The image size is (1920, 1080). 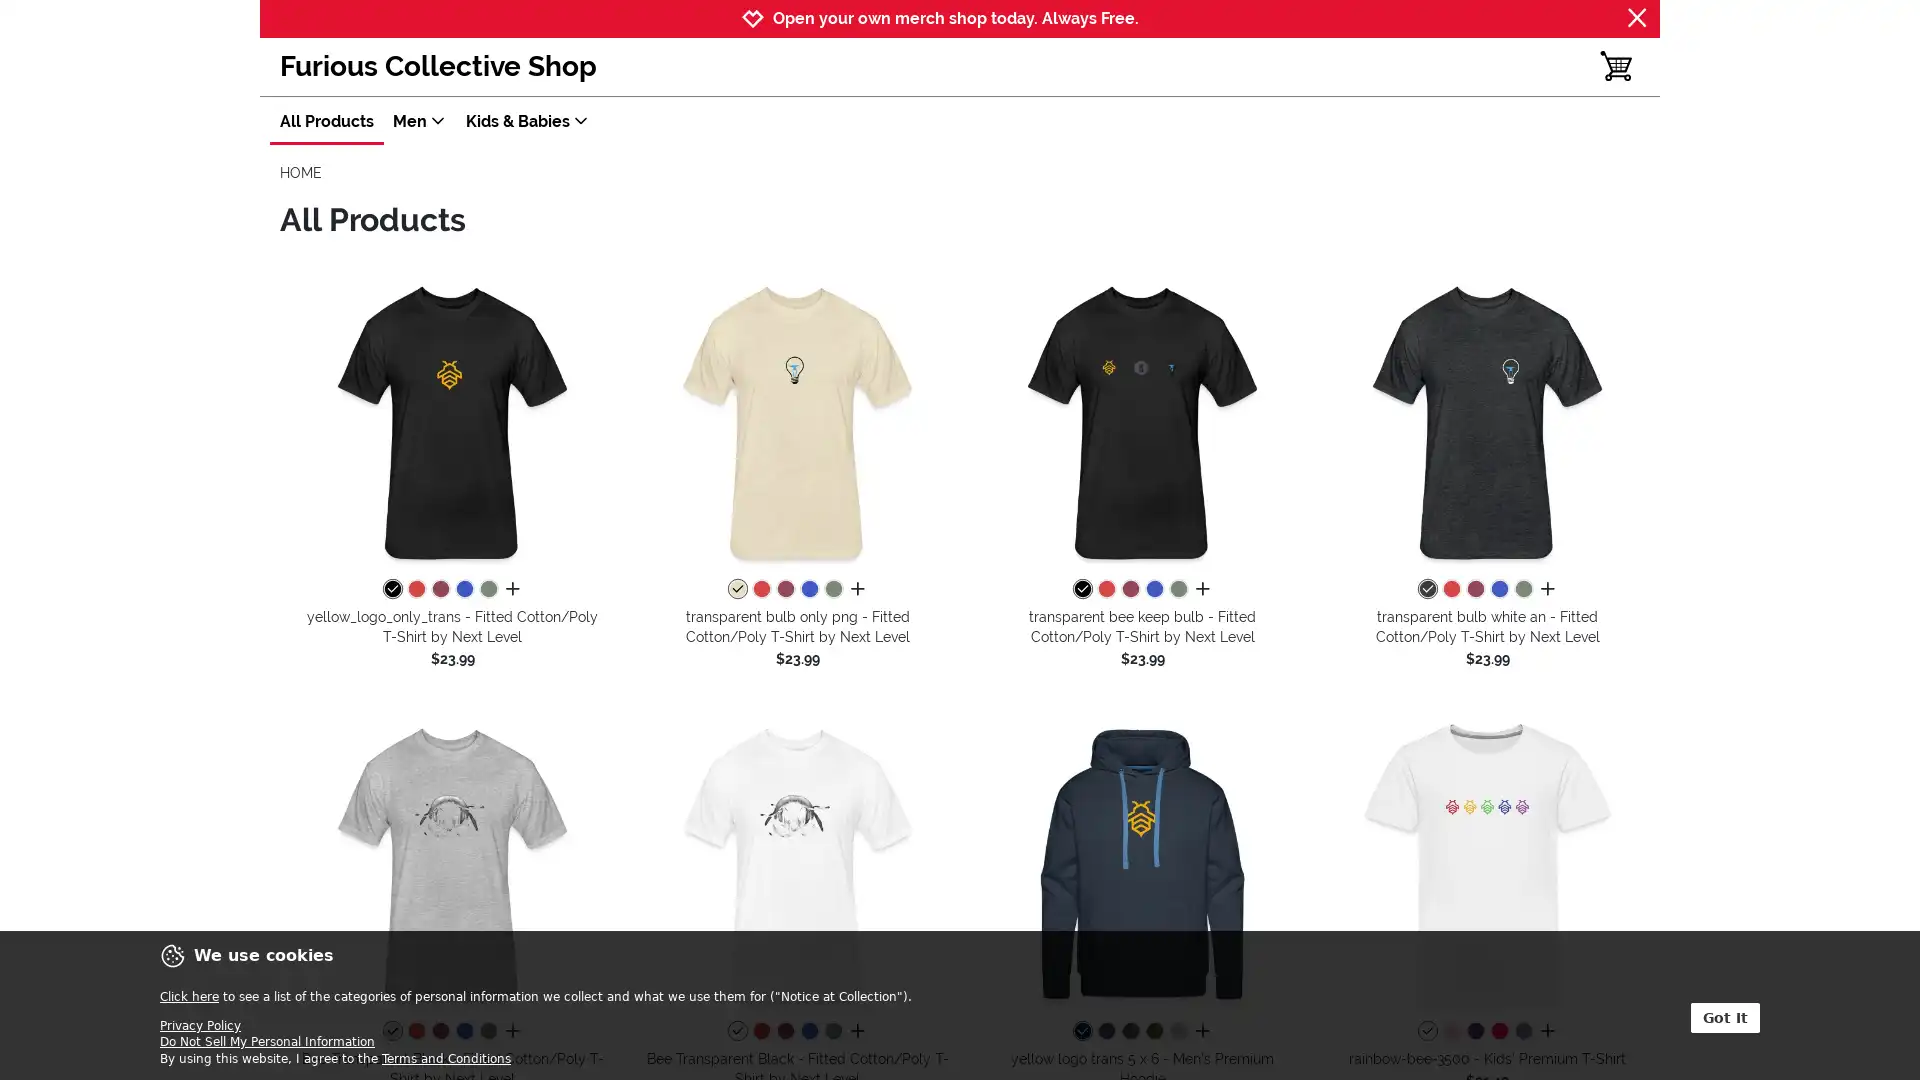 What do you see at coordinates (415, 1032) in the screenshot?
I see `heather red` at bounding box center [415, 1032].